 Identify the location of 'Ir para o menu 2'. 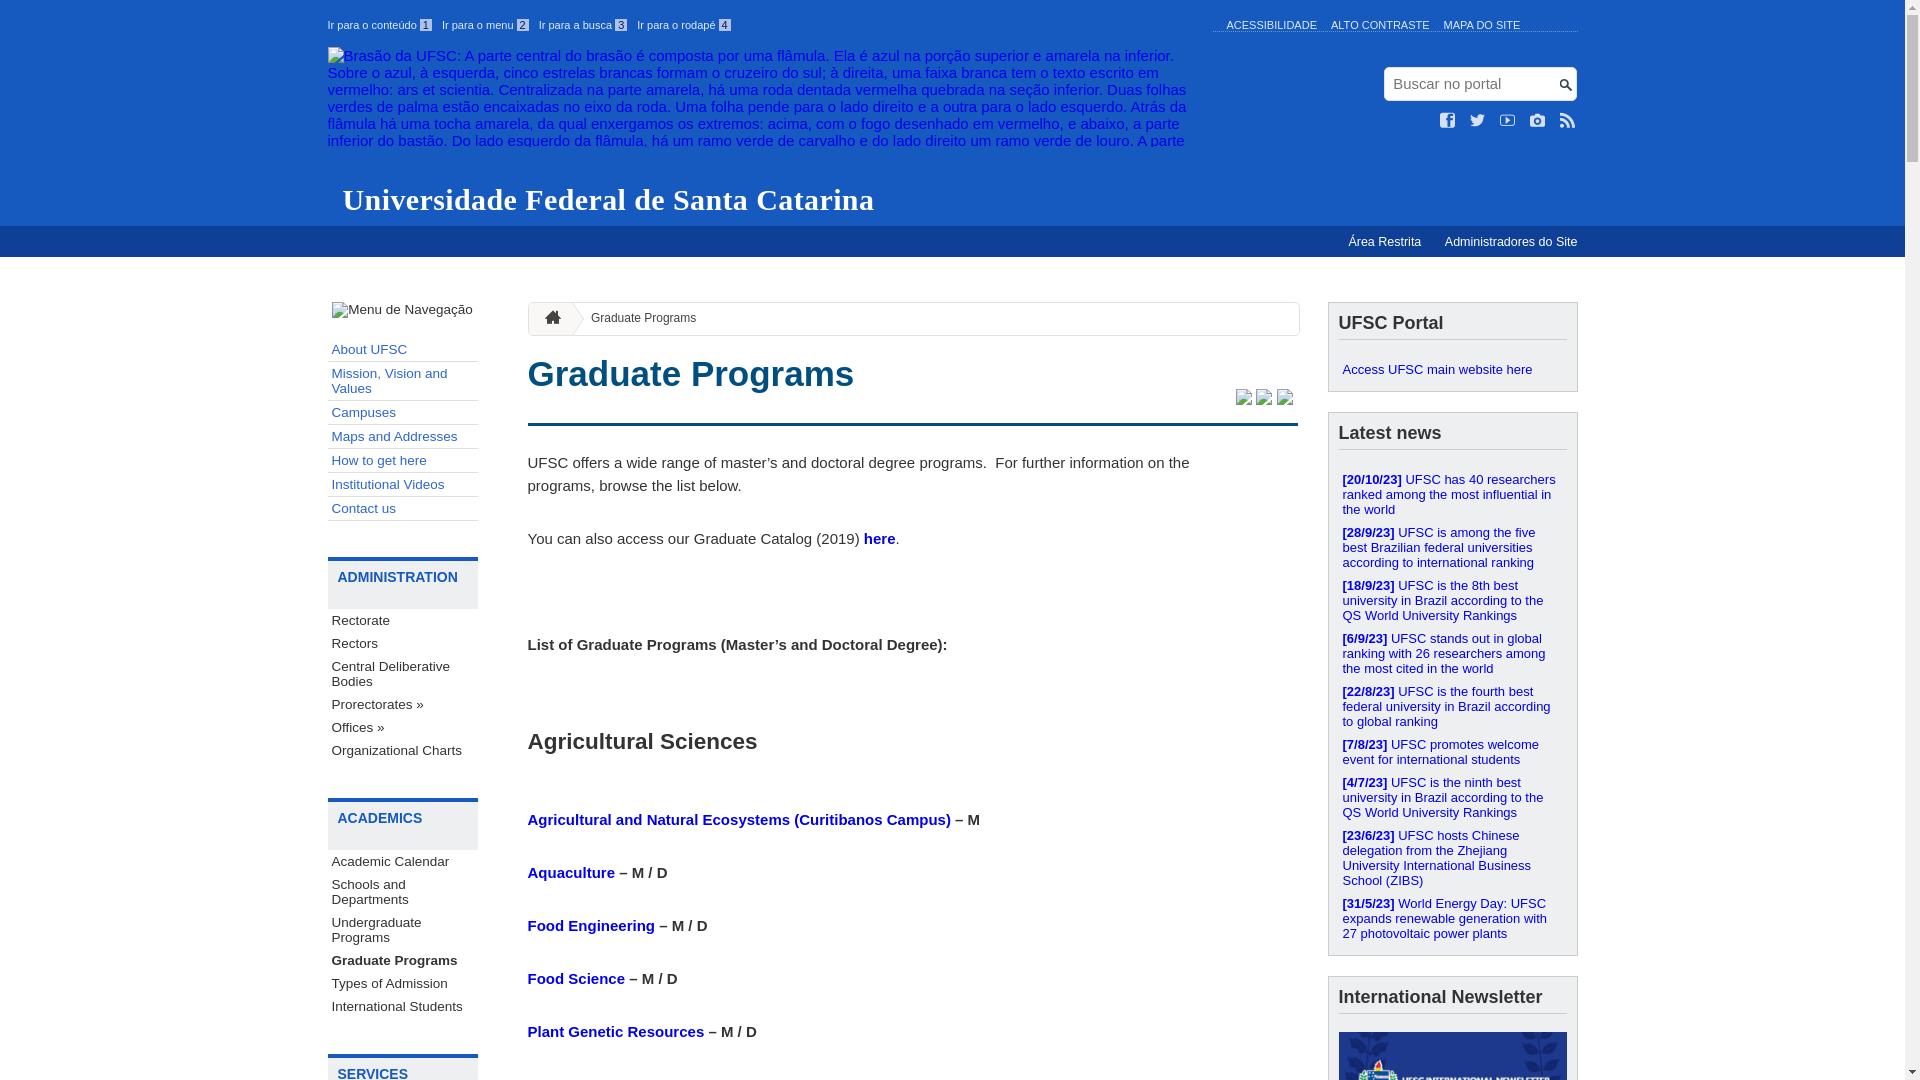
(440, 24).